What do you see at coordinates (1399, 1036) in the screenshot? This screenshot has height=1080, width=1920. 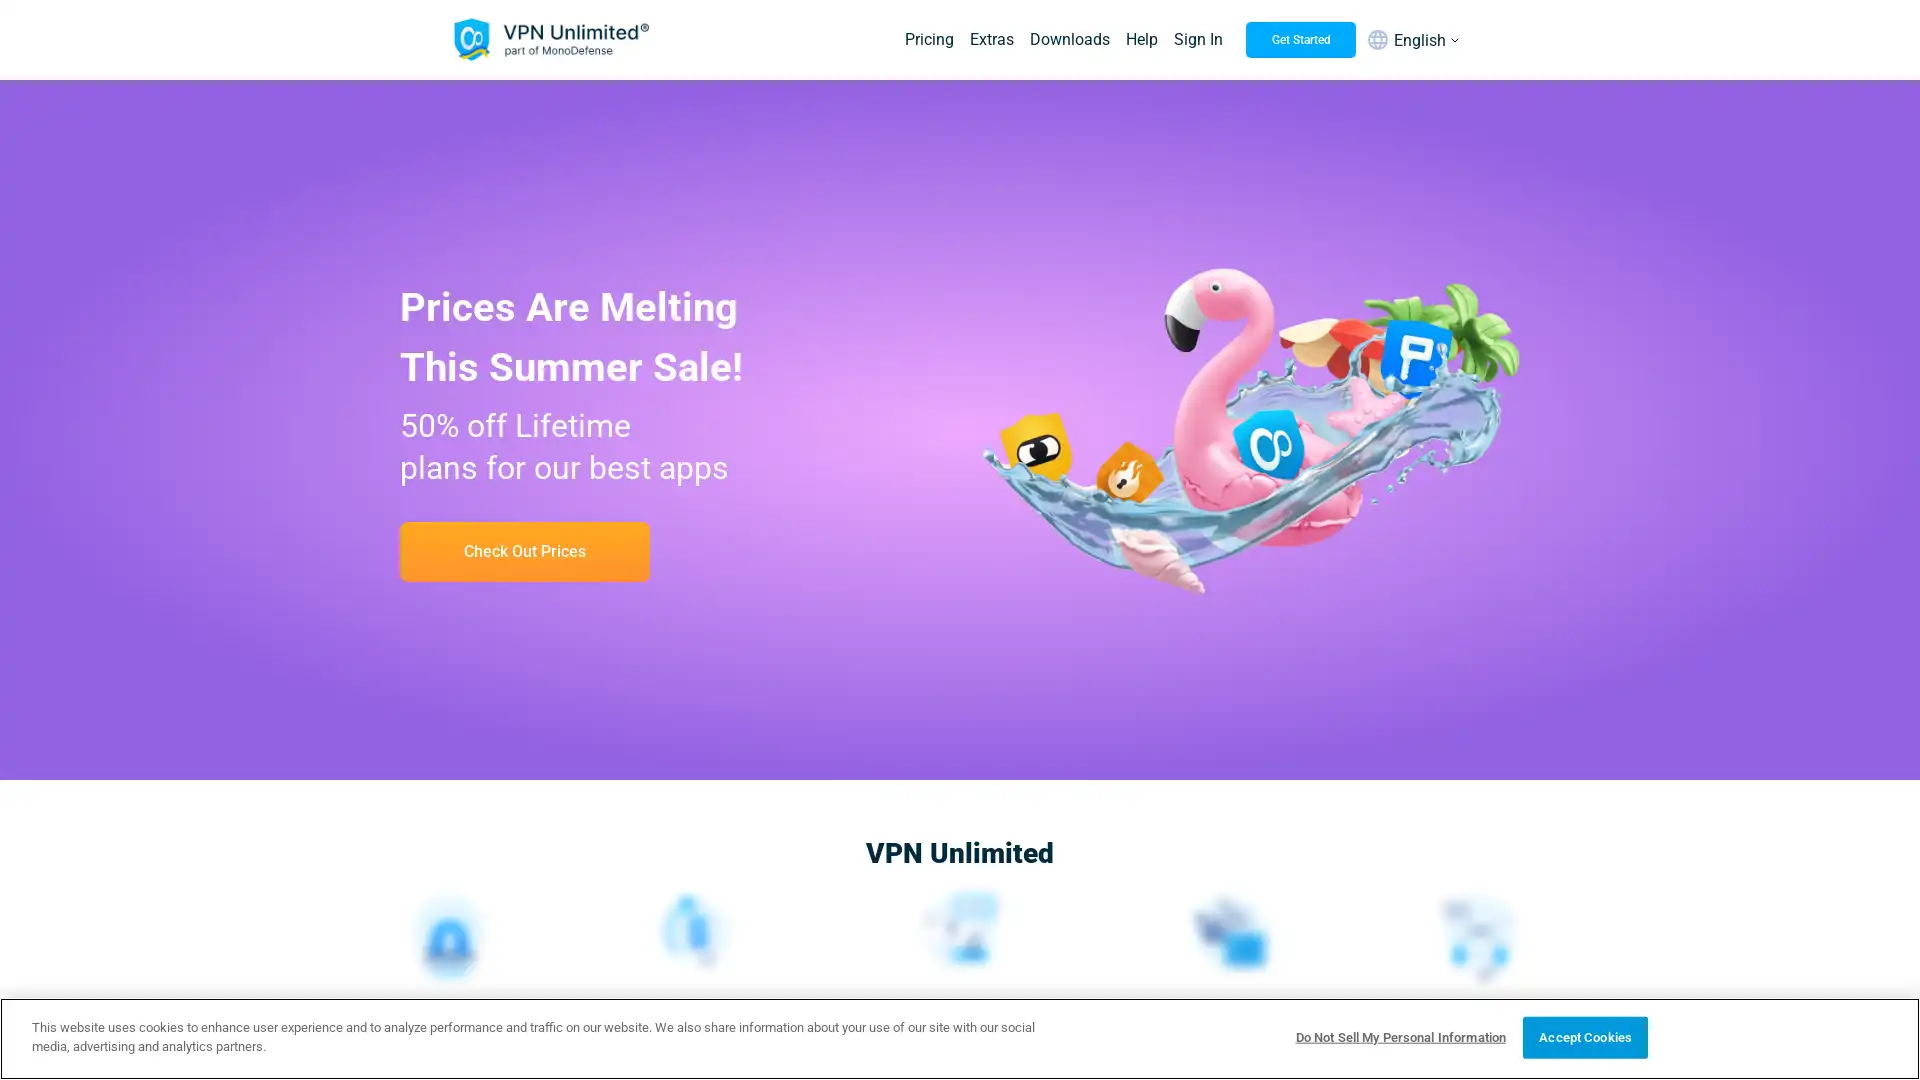 I see `Do Not Sell My Personal Information` at bounding box center [1399, 1036].